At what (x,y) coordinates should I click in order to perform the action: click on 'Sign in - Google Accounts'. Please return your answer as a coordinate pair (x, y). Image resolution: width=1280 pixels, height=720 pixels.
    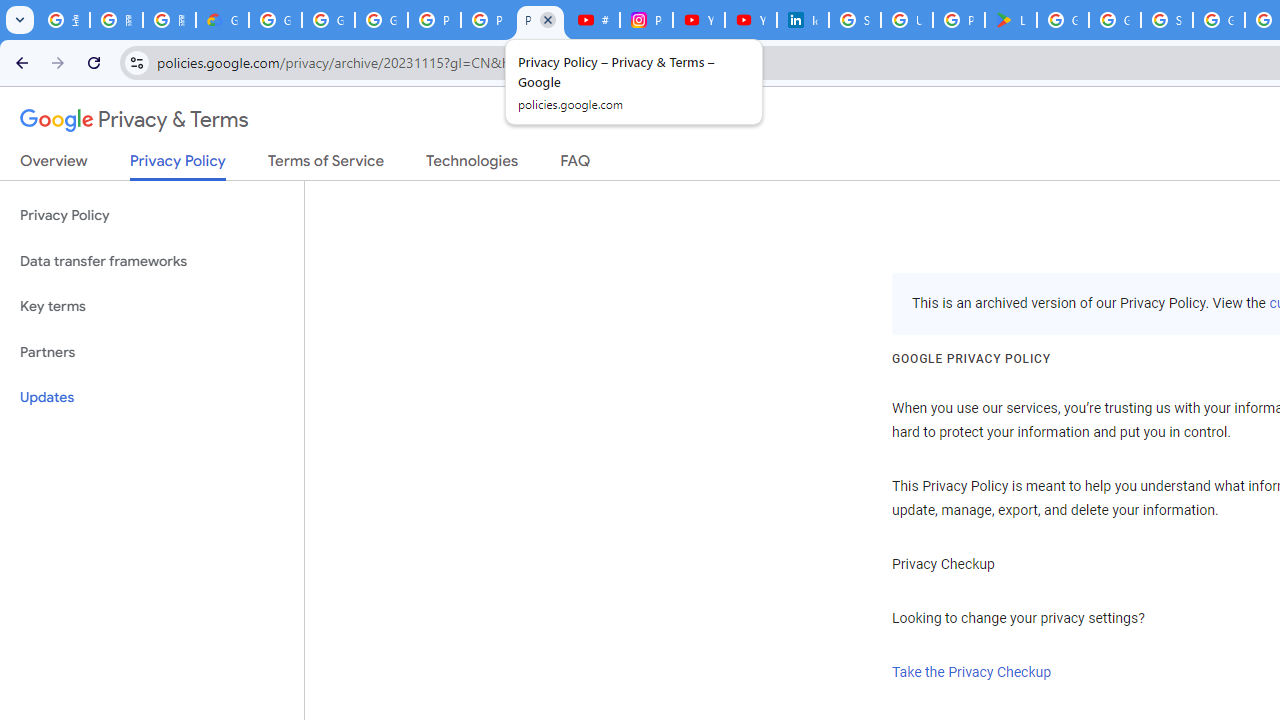
    Looking at the image, I should click on (1166, 20).